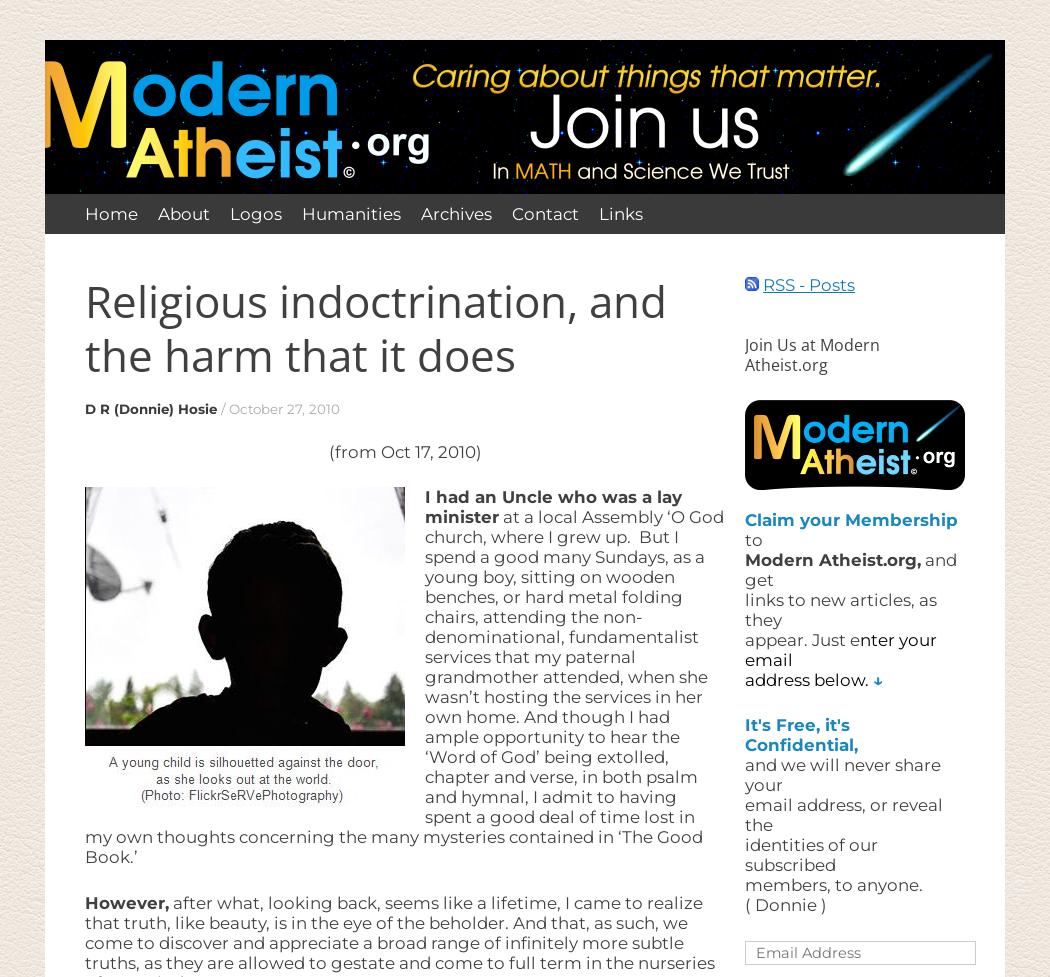 The width and height of the screenshot is (1050, 977). Describe the element at coordinates (743, 814) in the screenshot. I see `'email address, or reveal the'` at that location.